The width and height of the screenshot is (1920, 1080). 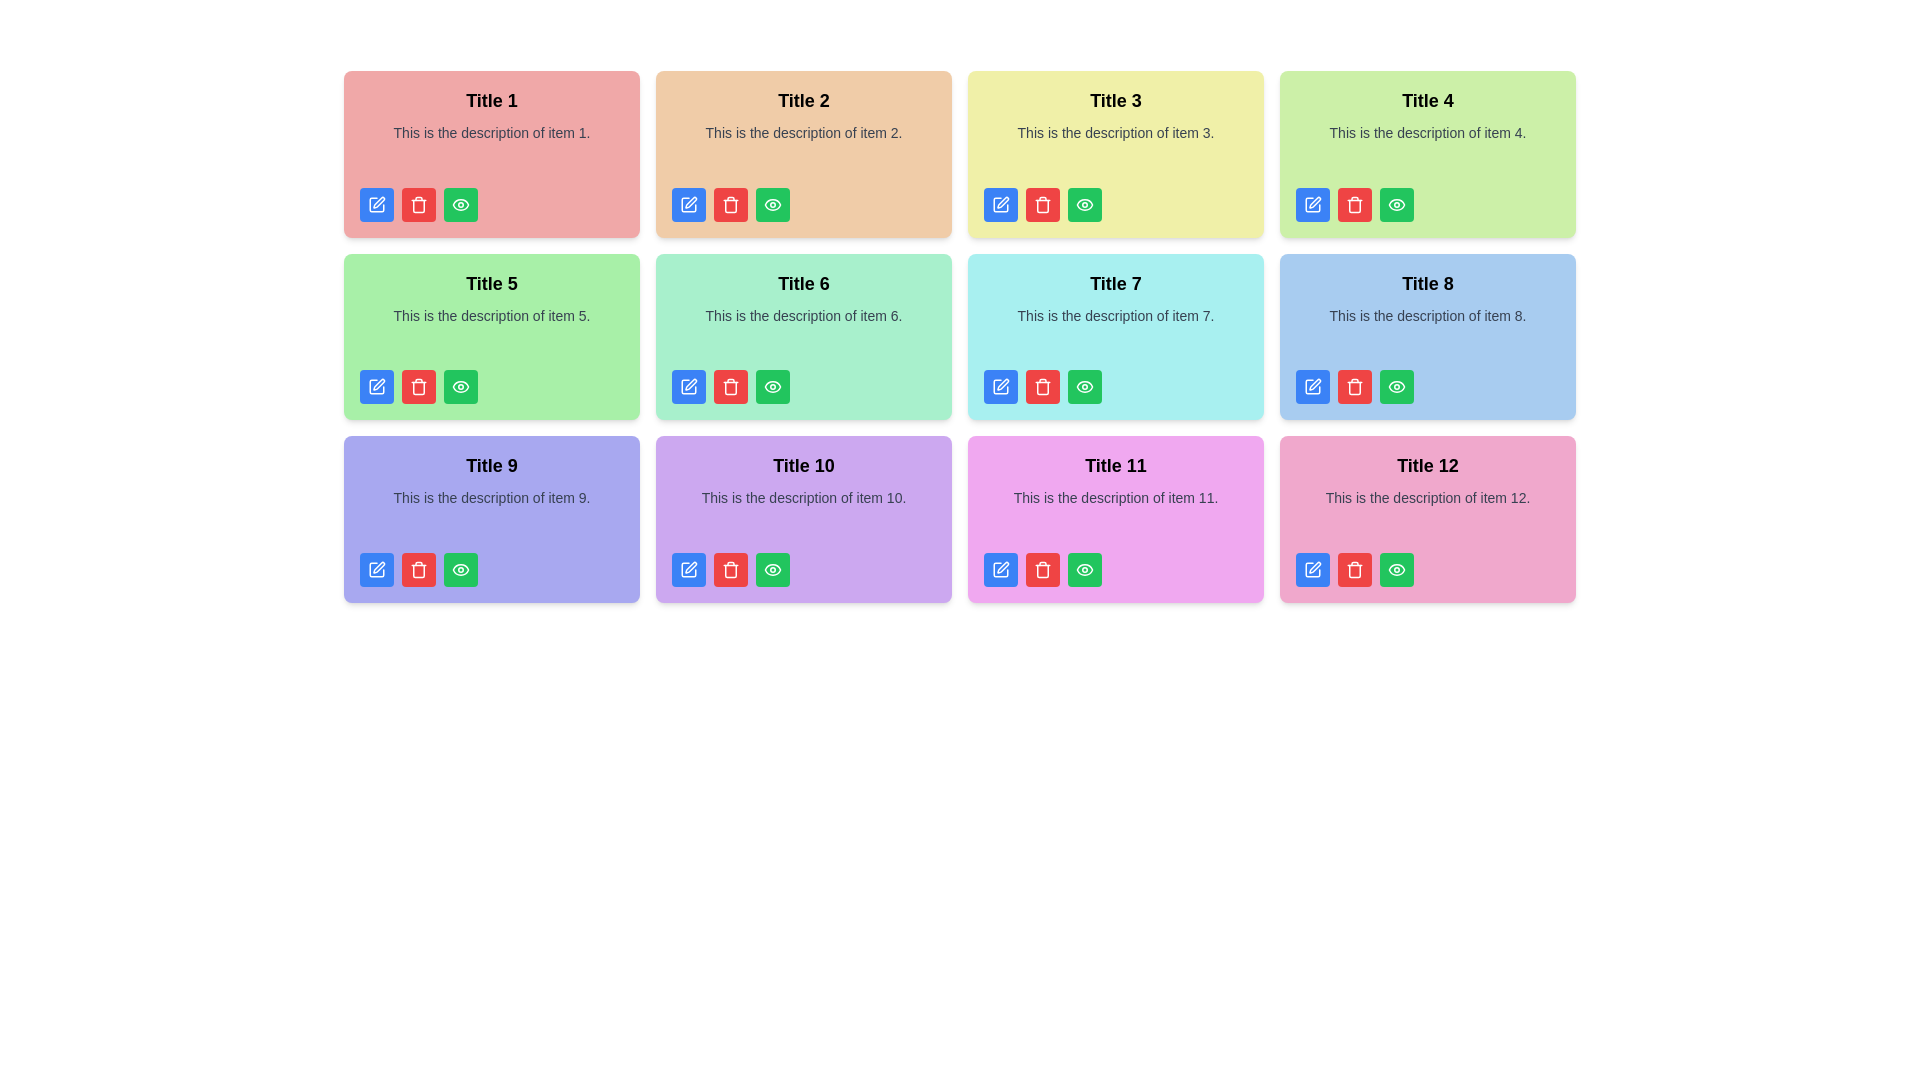 I want to click on text from the bold, large-text title labeled 'Title 12' displayed in black font at the top of the pink card located at the bottom-right corner of the grid layout, so click(x=1427, y=466).